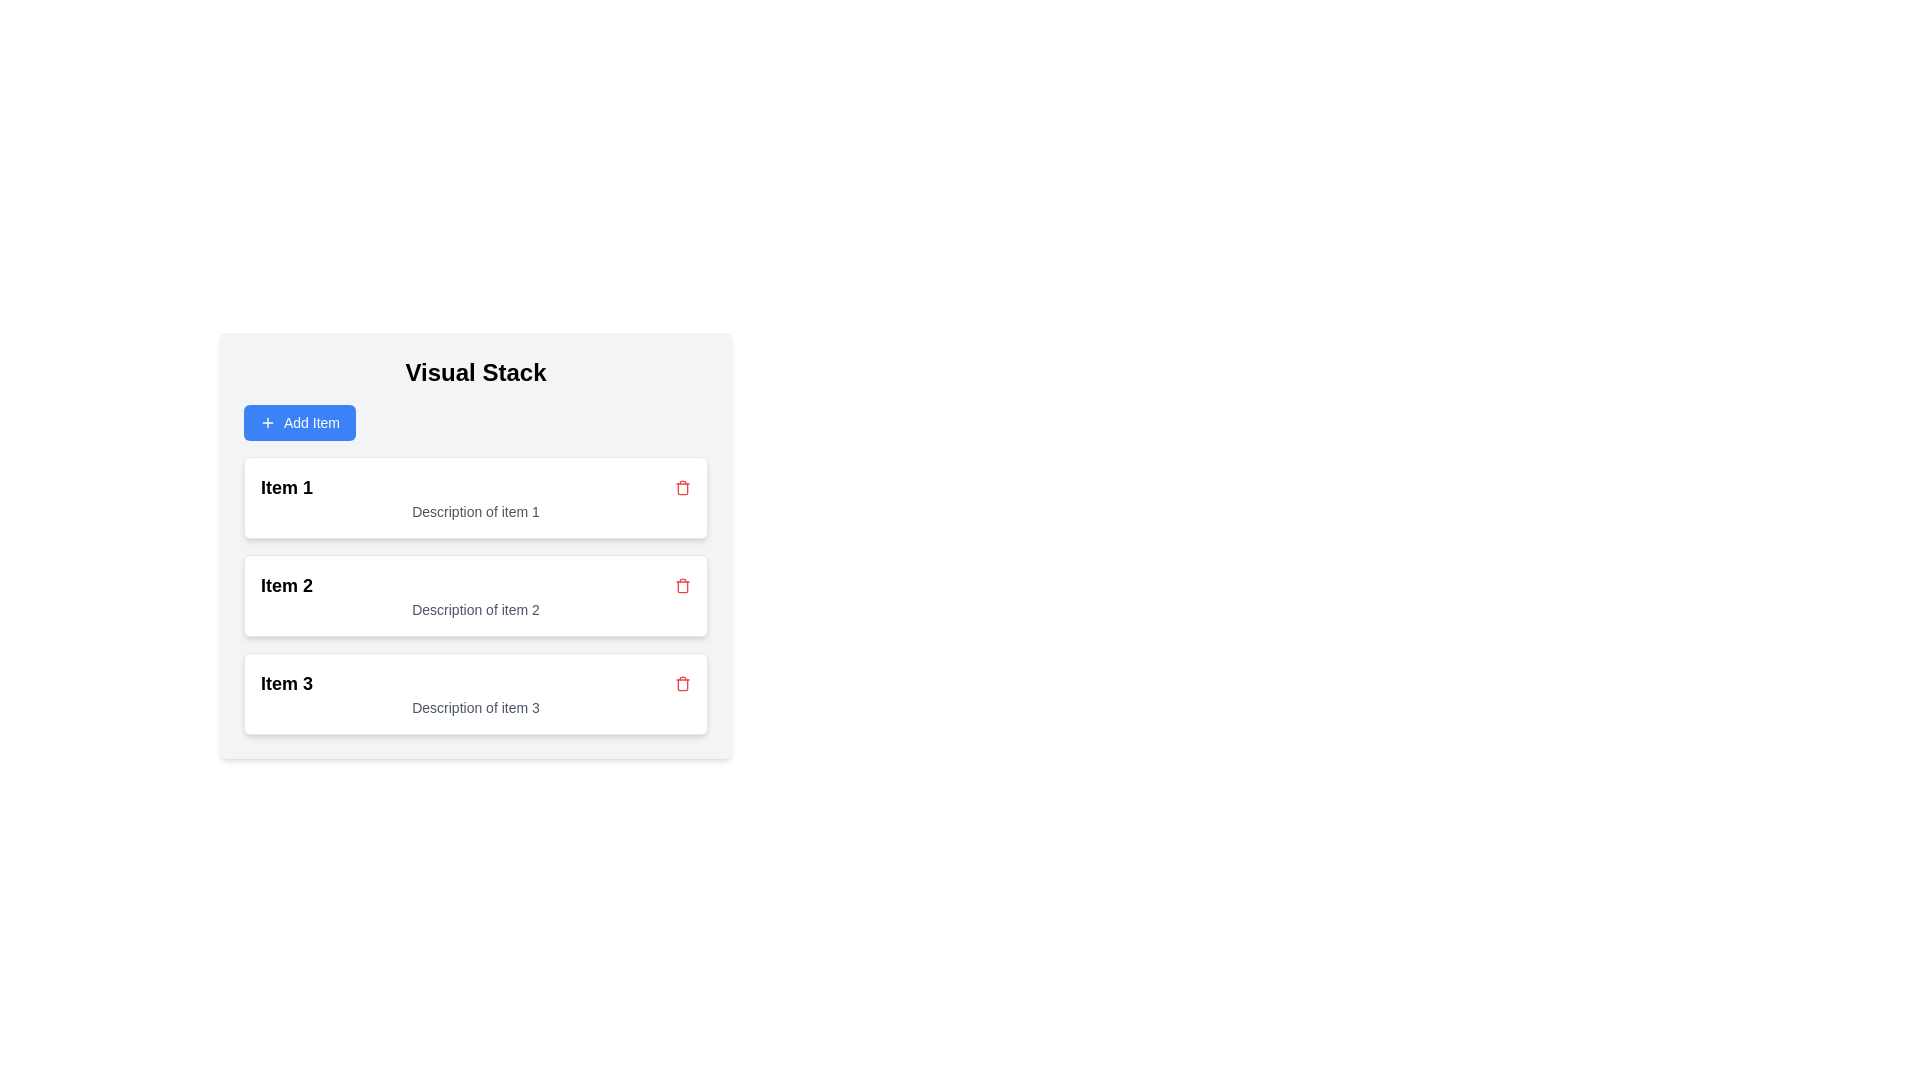 This screenshot has height=1080, width=1920. What do you see at coordinates (267, 422) in the screenshot?
I see `the 'Add' SVG Icon that is located within the blue 'Add Item' button, positioned at the top-left of the interface, to the left of the button's text` at bounding box center [267, 422].